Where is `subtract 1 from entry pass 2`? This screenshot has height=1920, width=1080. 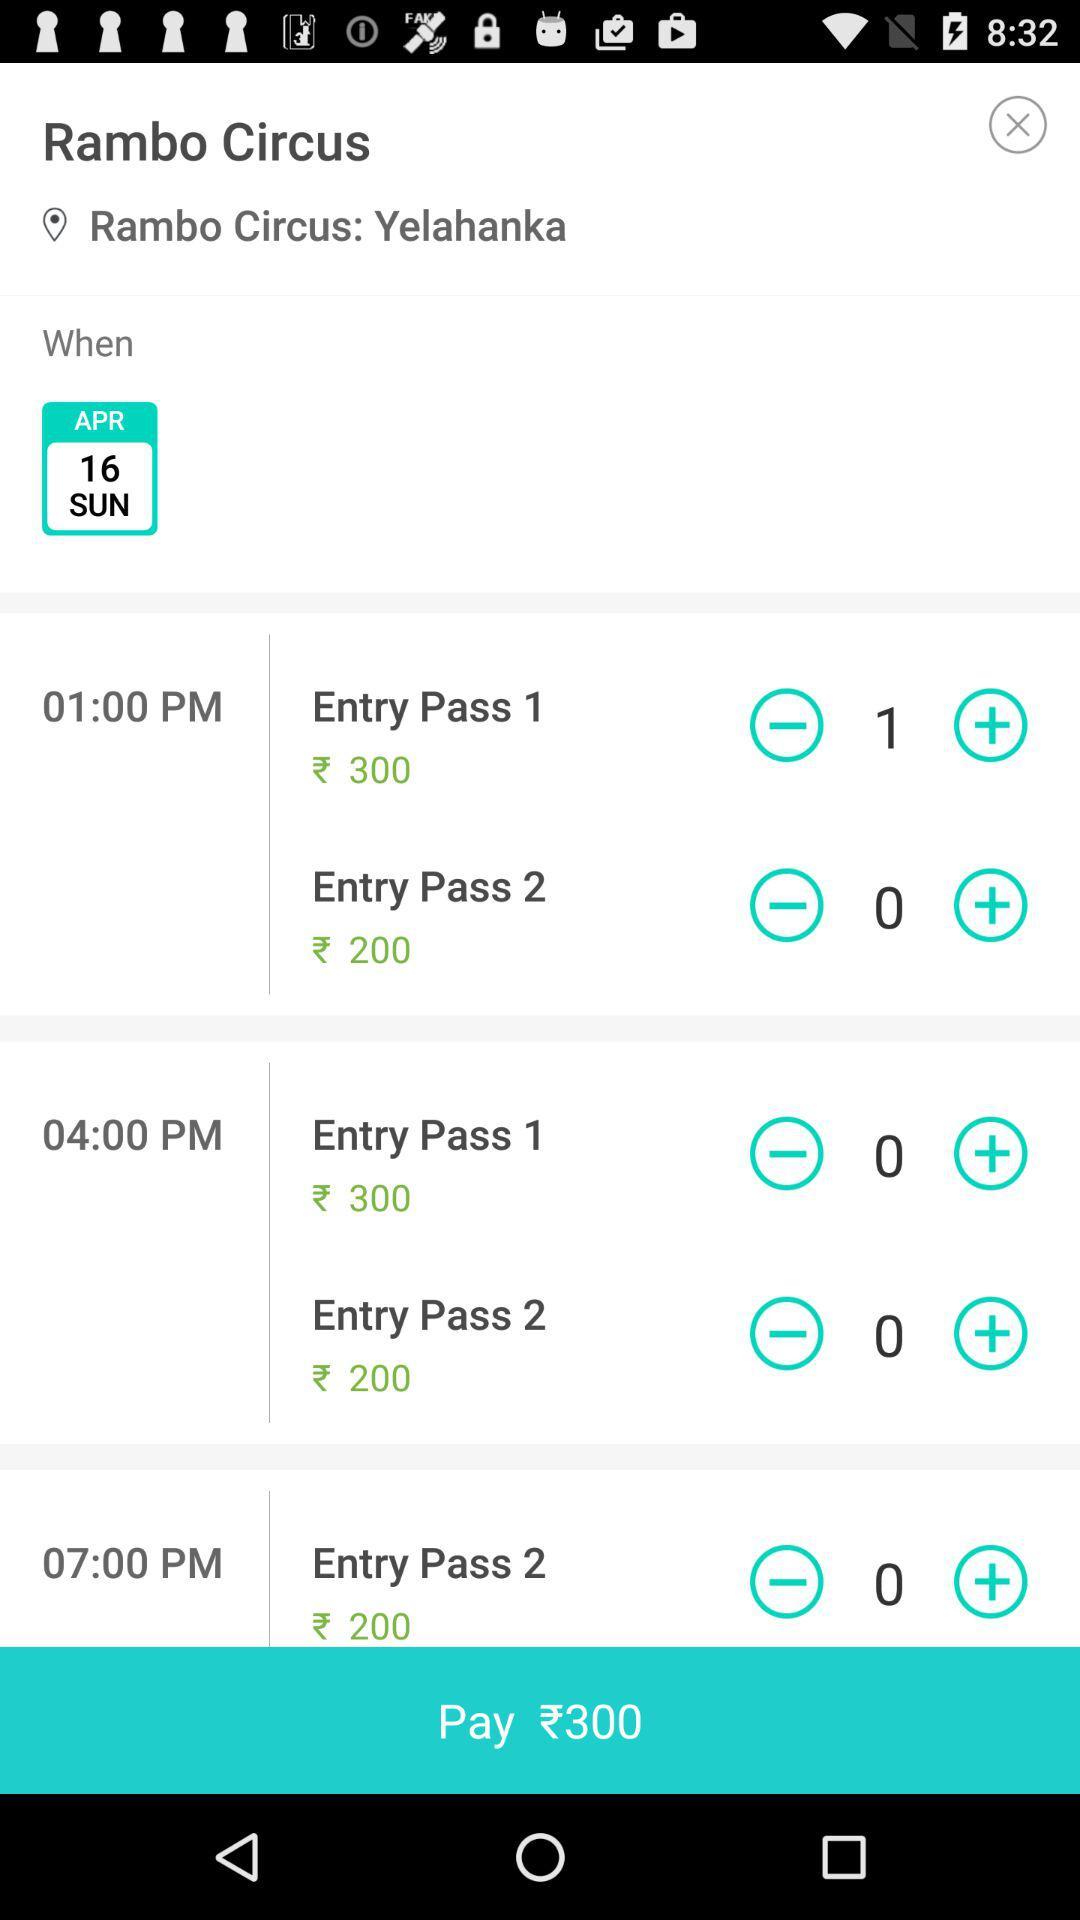
subtract 1 from entry pass 2 is located at coordinates (785, 904).